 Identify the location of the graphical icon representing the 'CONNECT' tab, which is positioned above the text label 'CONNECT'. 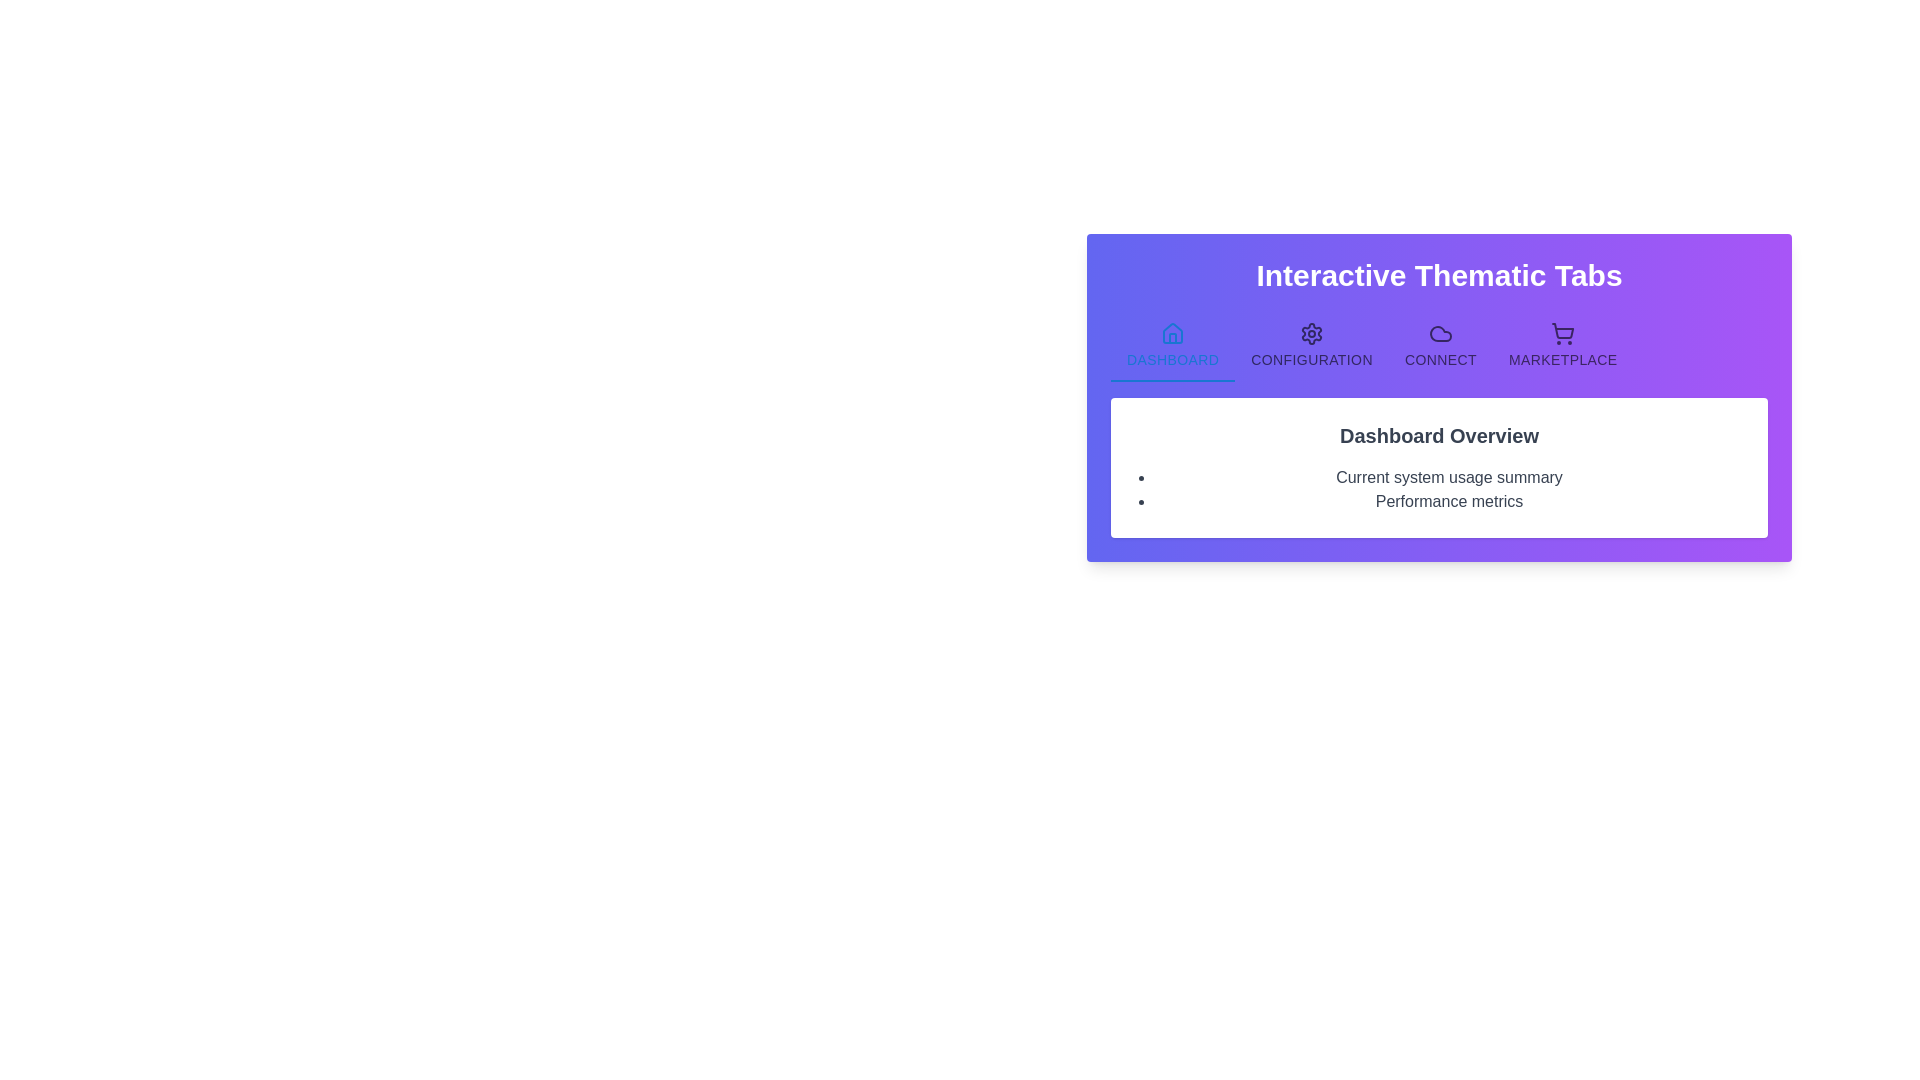
(1440, 333).